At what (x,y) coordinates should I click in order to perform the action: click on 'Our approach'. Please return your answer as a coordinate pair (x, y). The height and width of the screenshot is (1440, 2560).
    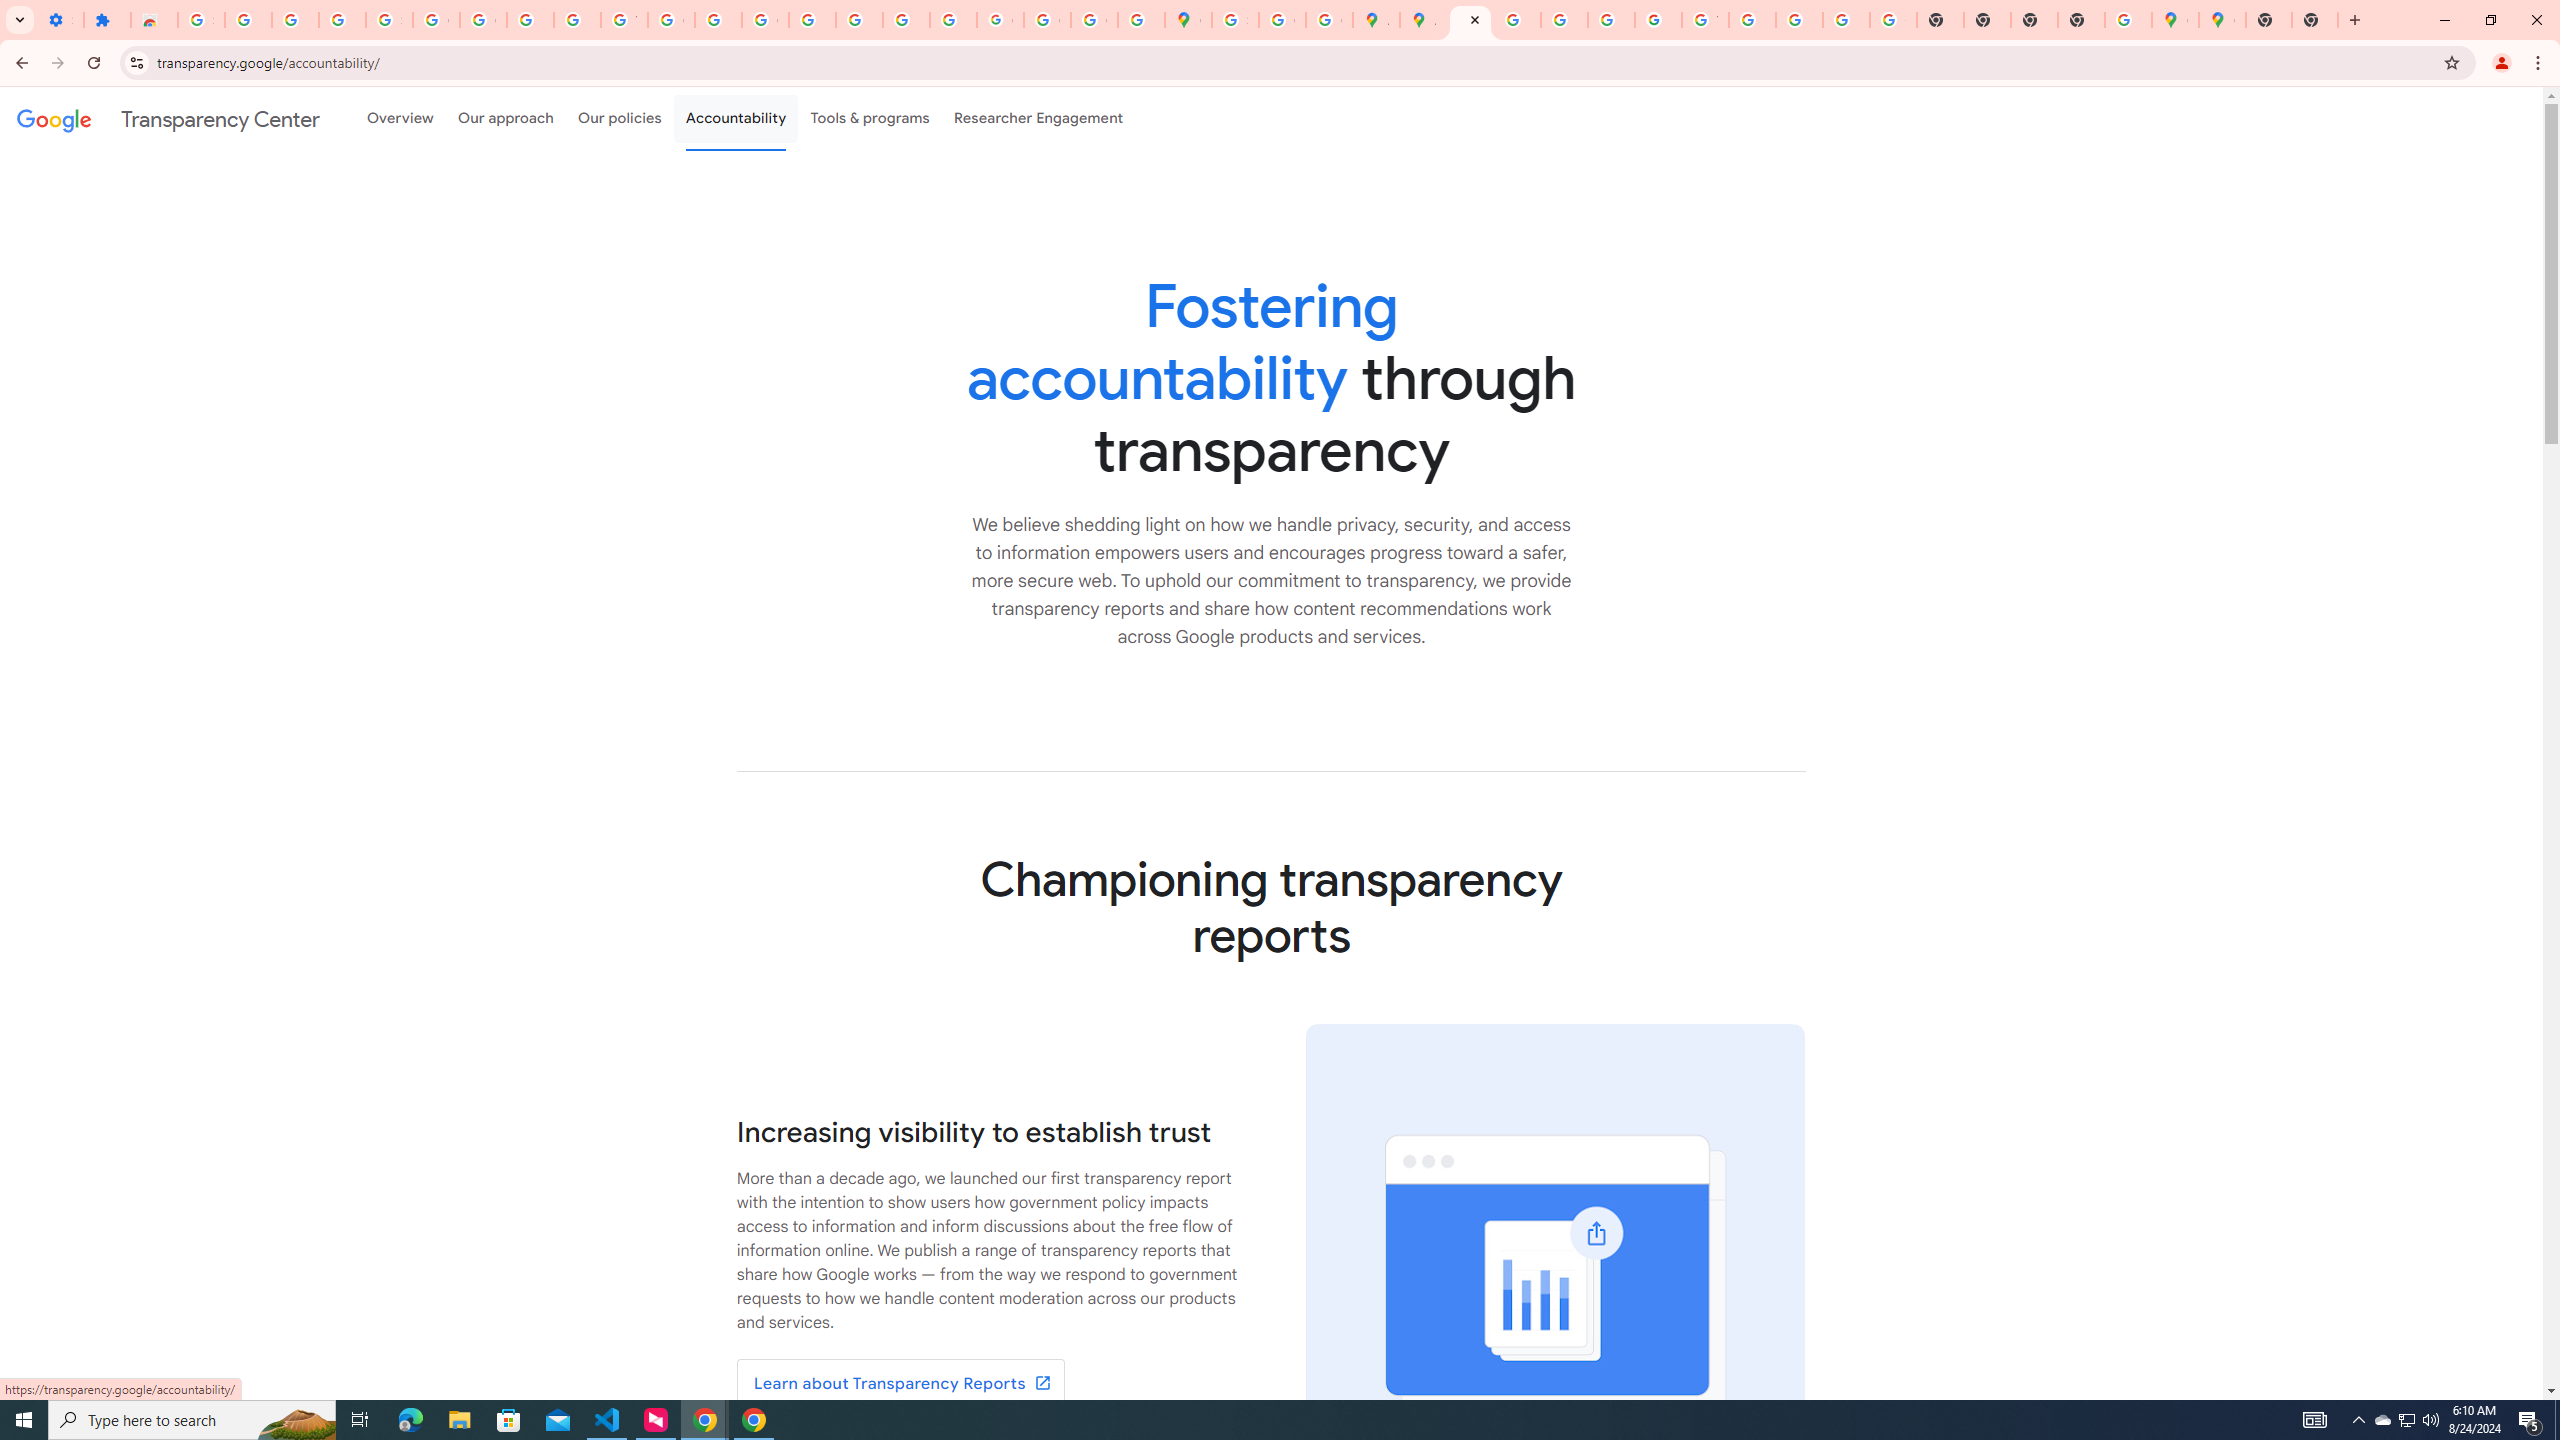
    Looking at the image, I should click on (505, 118).